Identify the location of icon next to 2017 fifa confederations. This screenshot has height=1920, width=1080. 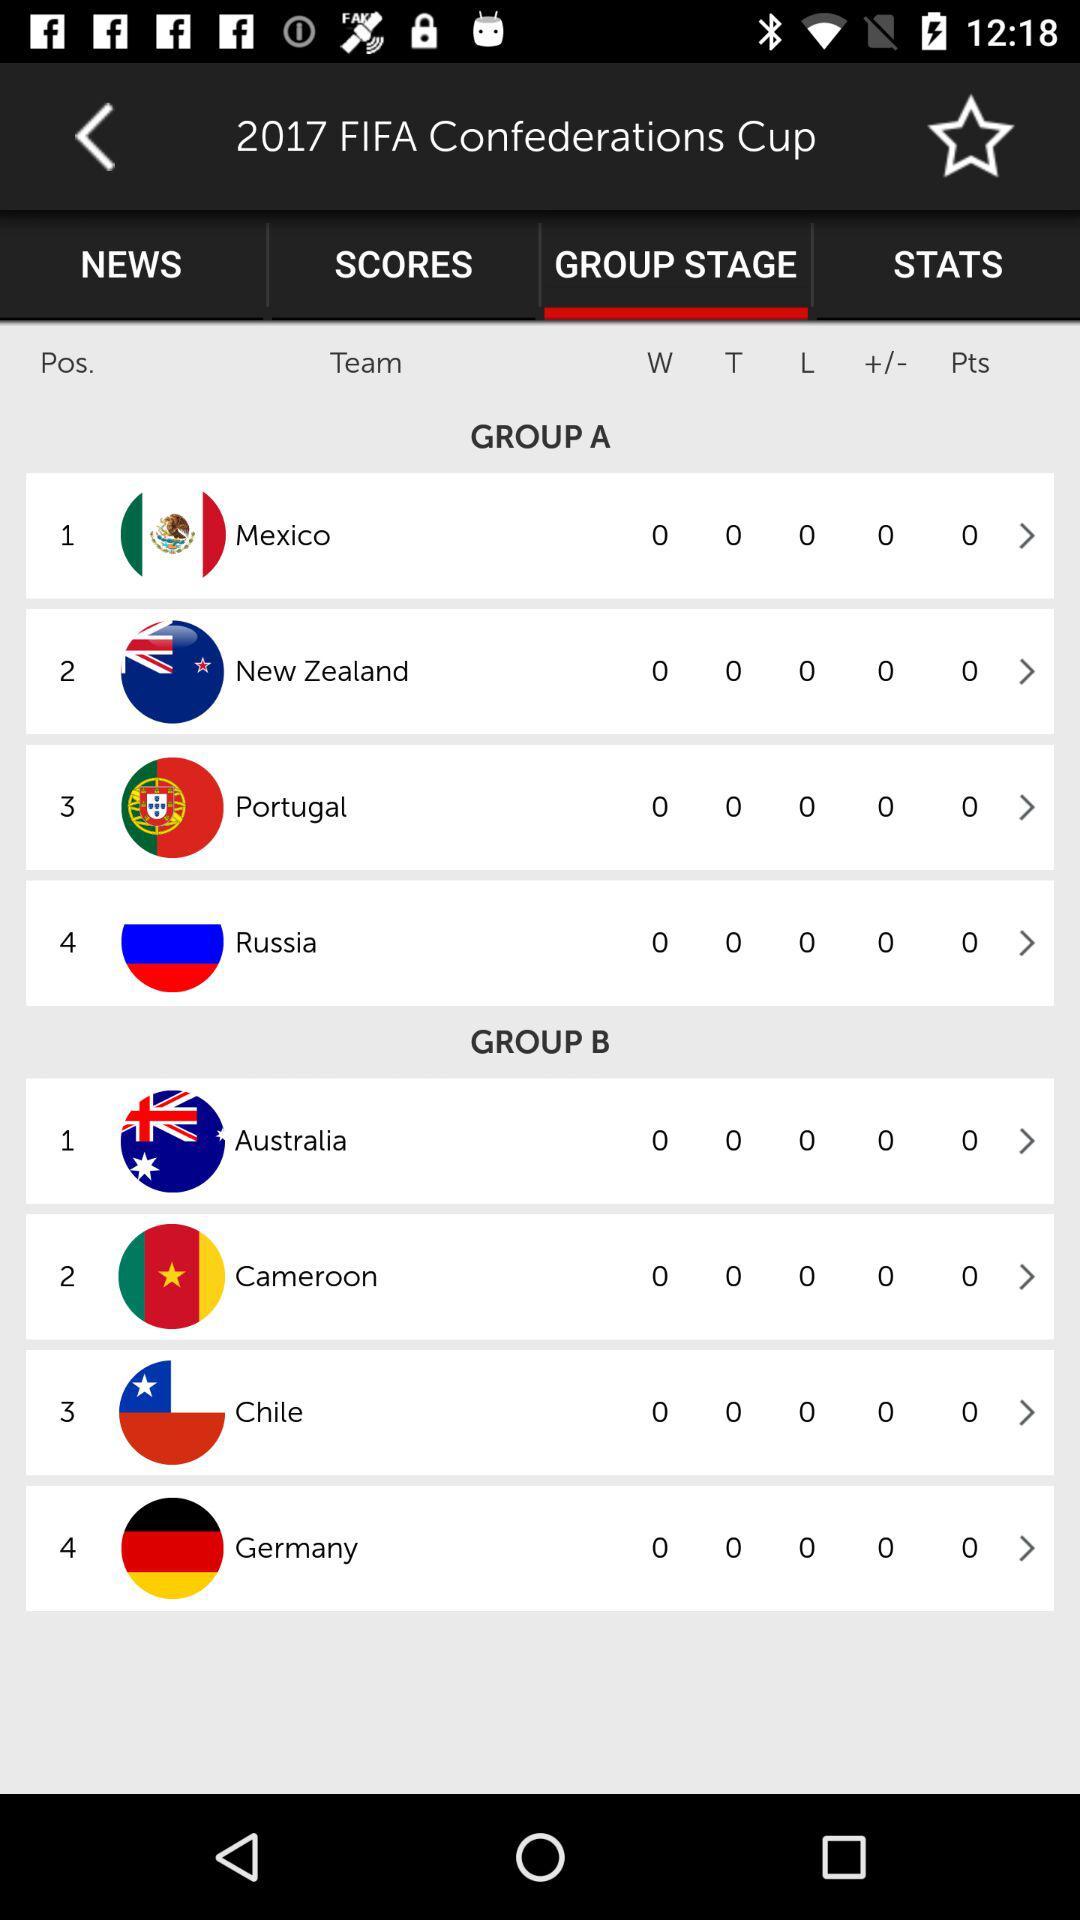
(94, 135).